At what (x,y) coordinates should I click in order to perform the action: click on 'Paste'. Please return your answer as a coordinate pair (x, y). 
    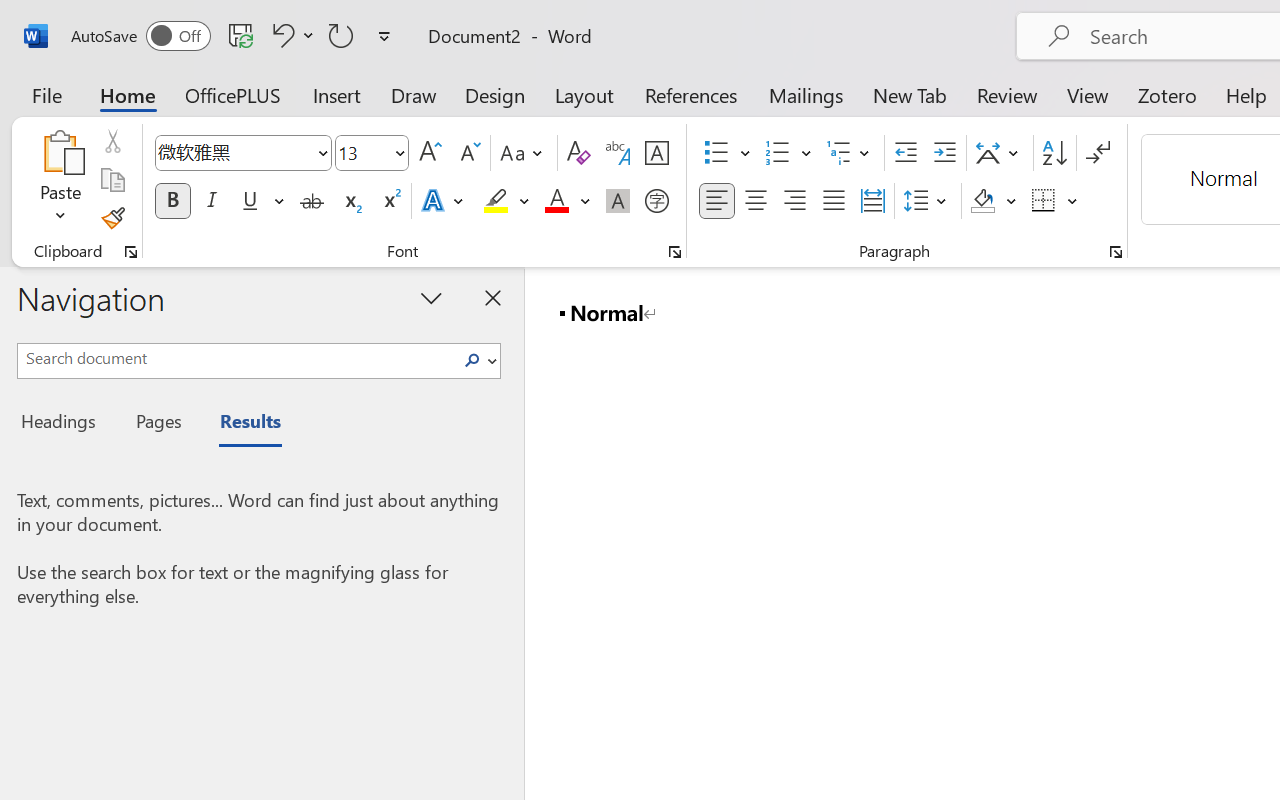
    Looking at the image, I should click on (60, 151).